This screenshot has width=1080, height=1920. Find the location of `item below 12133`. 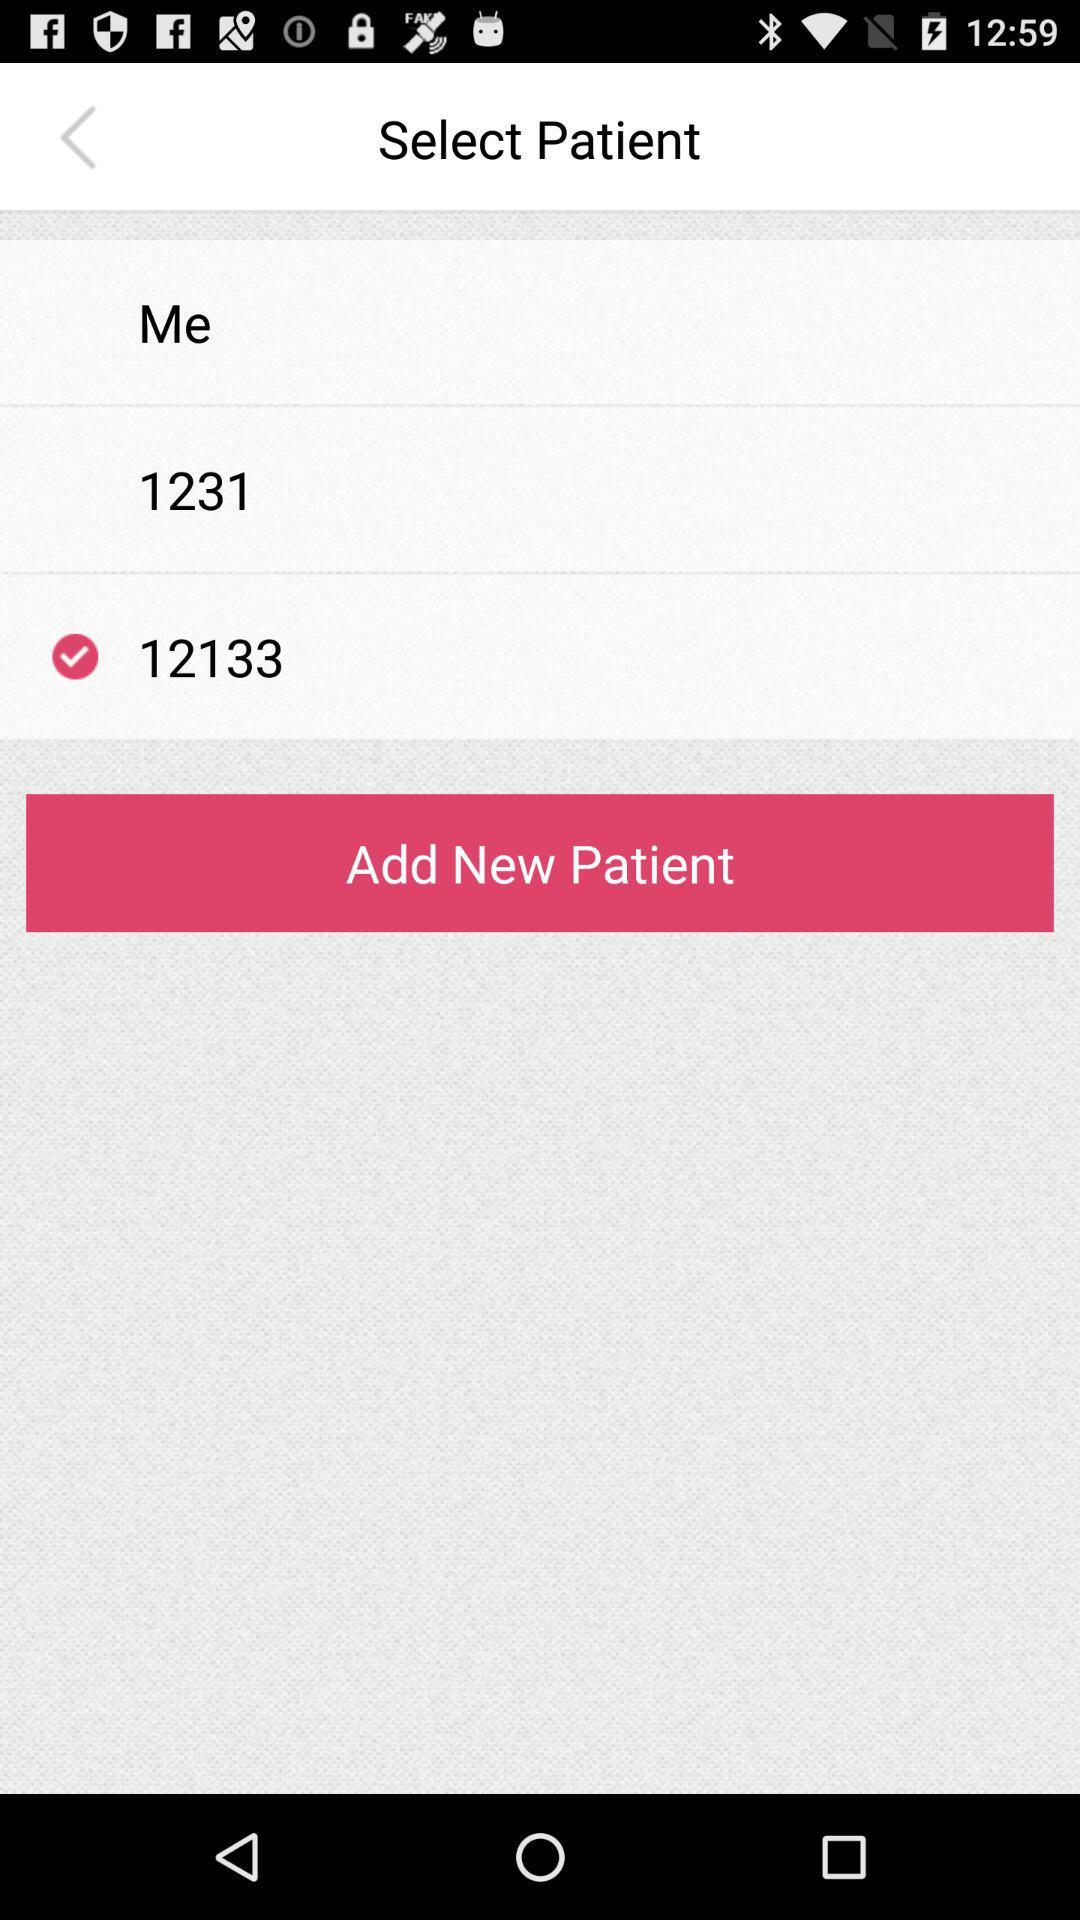

item below 12133 is located at coordinates (540, 739).